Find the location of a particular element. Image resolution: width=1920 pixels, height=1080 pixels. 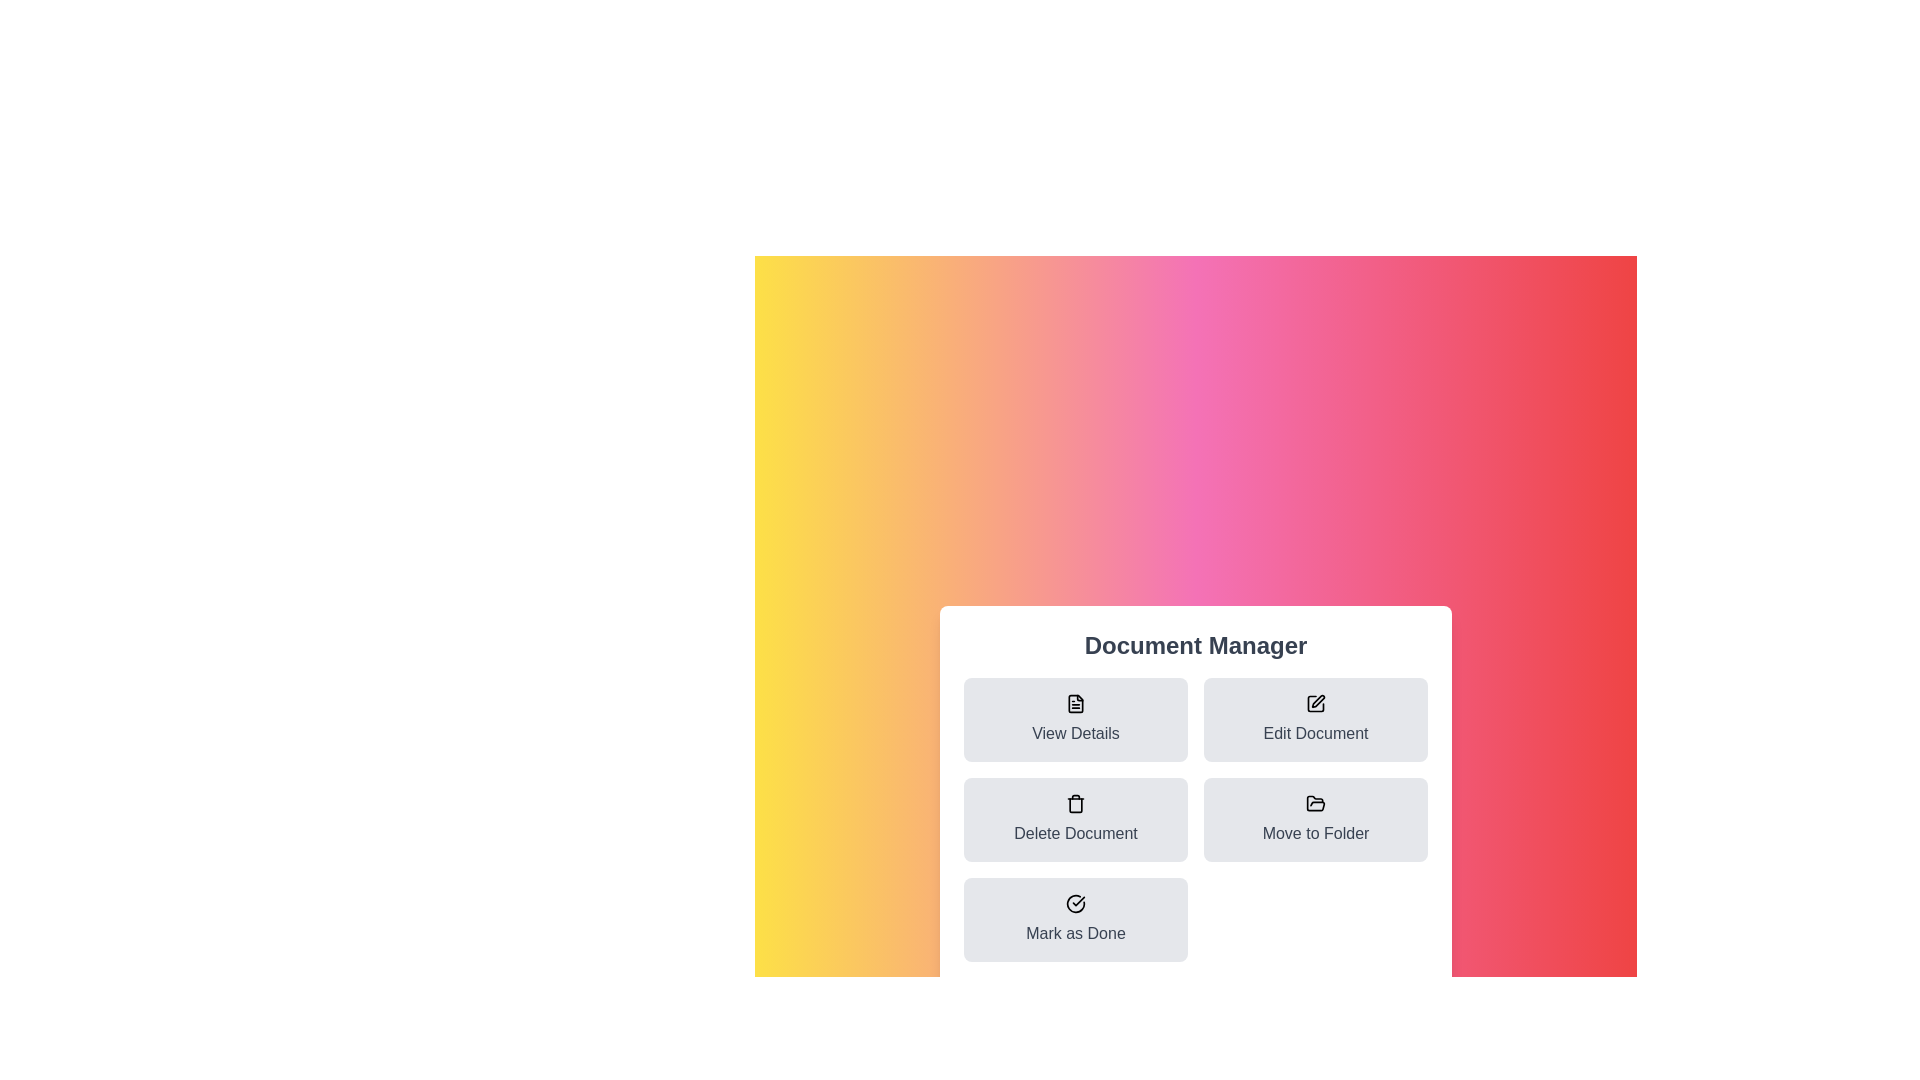

the 'Delete Document' button to delete the document is located at coordinates (1074, 820).